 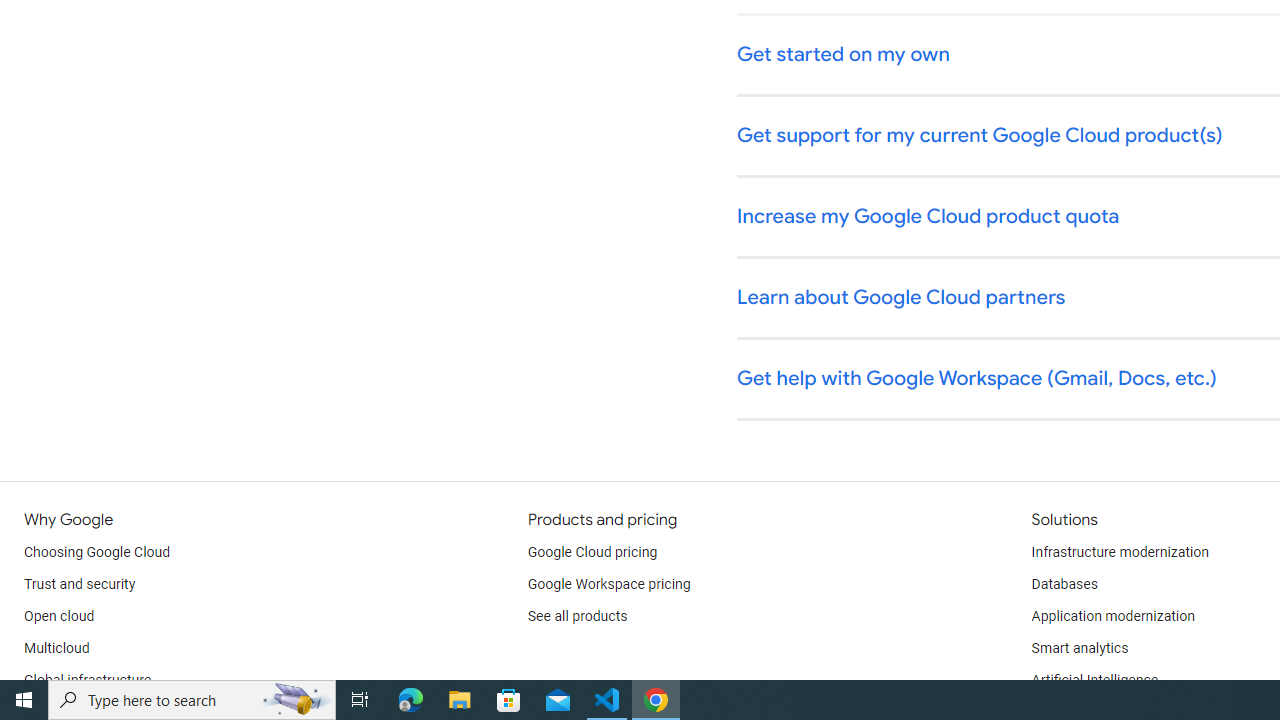 I want to click on 'Artificial Intelligence', so click(x=1093, y=680).